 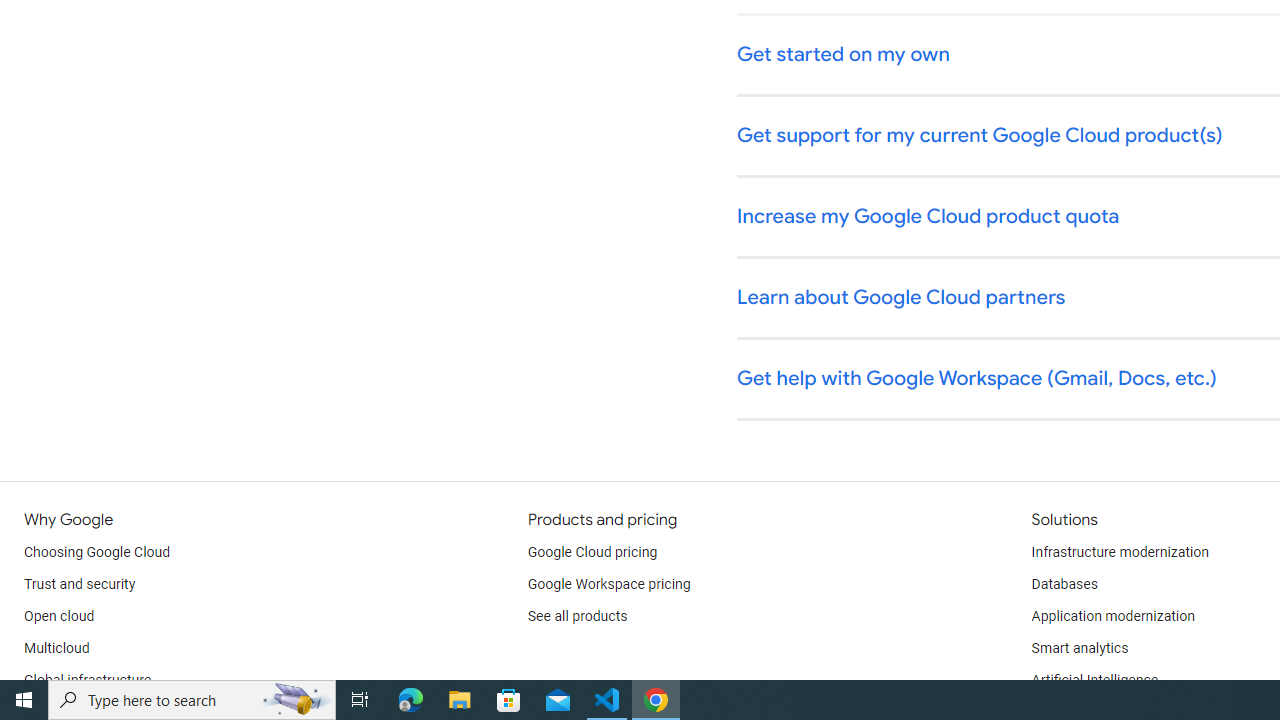 I want to click on 'Artificial Intelligence', so click(x=1093, y=680).